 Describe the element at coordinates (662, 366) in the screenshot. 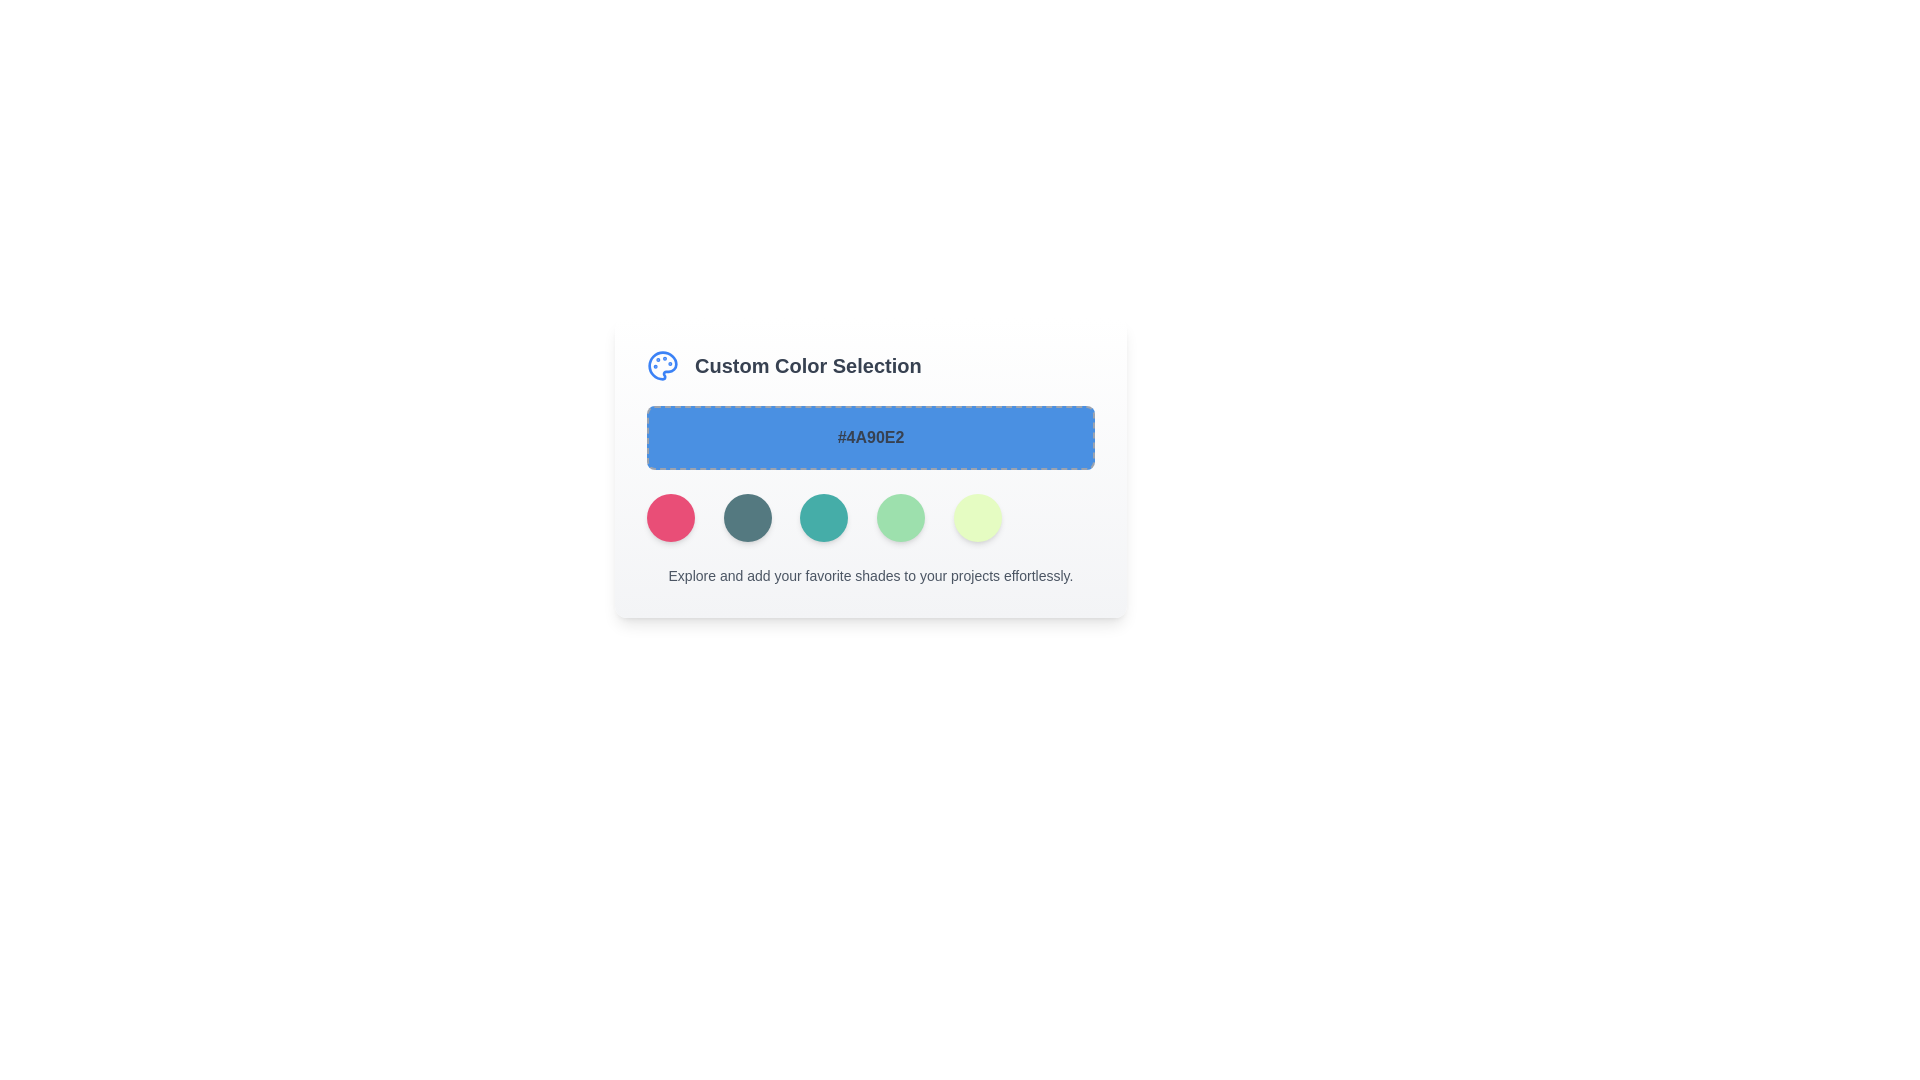

I see `the decorative icon resembling a painter's palette, located to the left of the 'Custom Color Selection' title` at that location.